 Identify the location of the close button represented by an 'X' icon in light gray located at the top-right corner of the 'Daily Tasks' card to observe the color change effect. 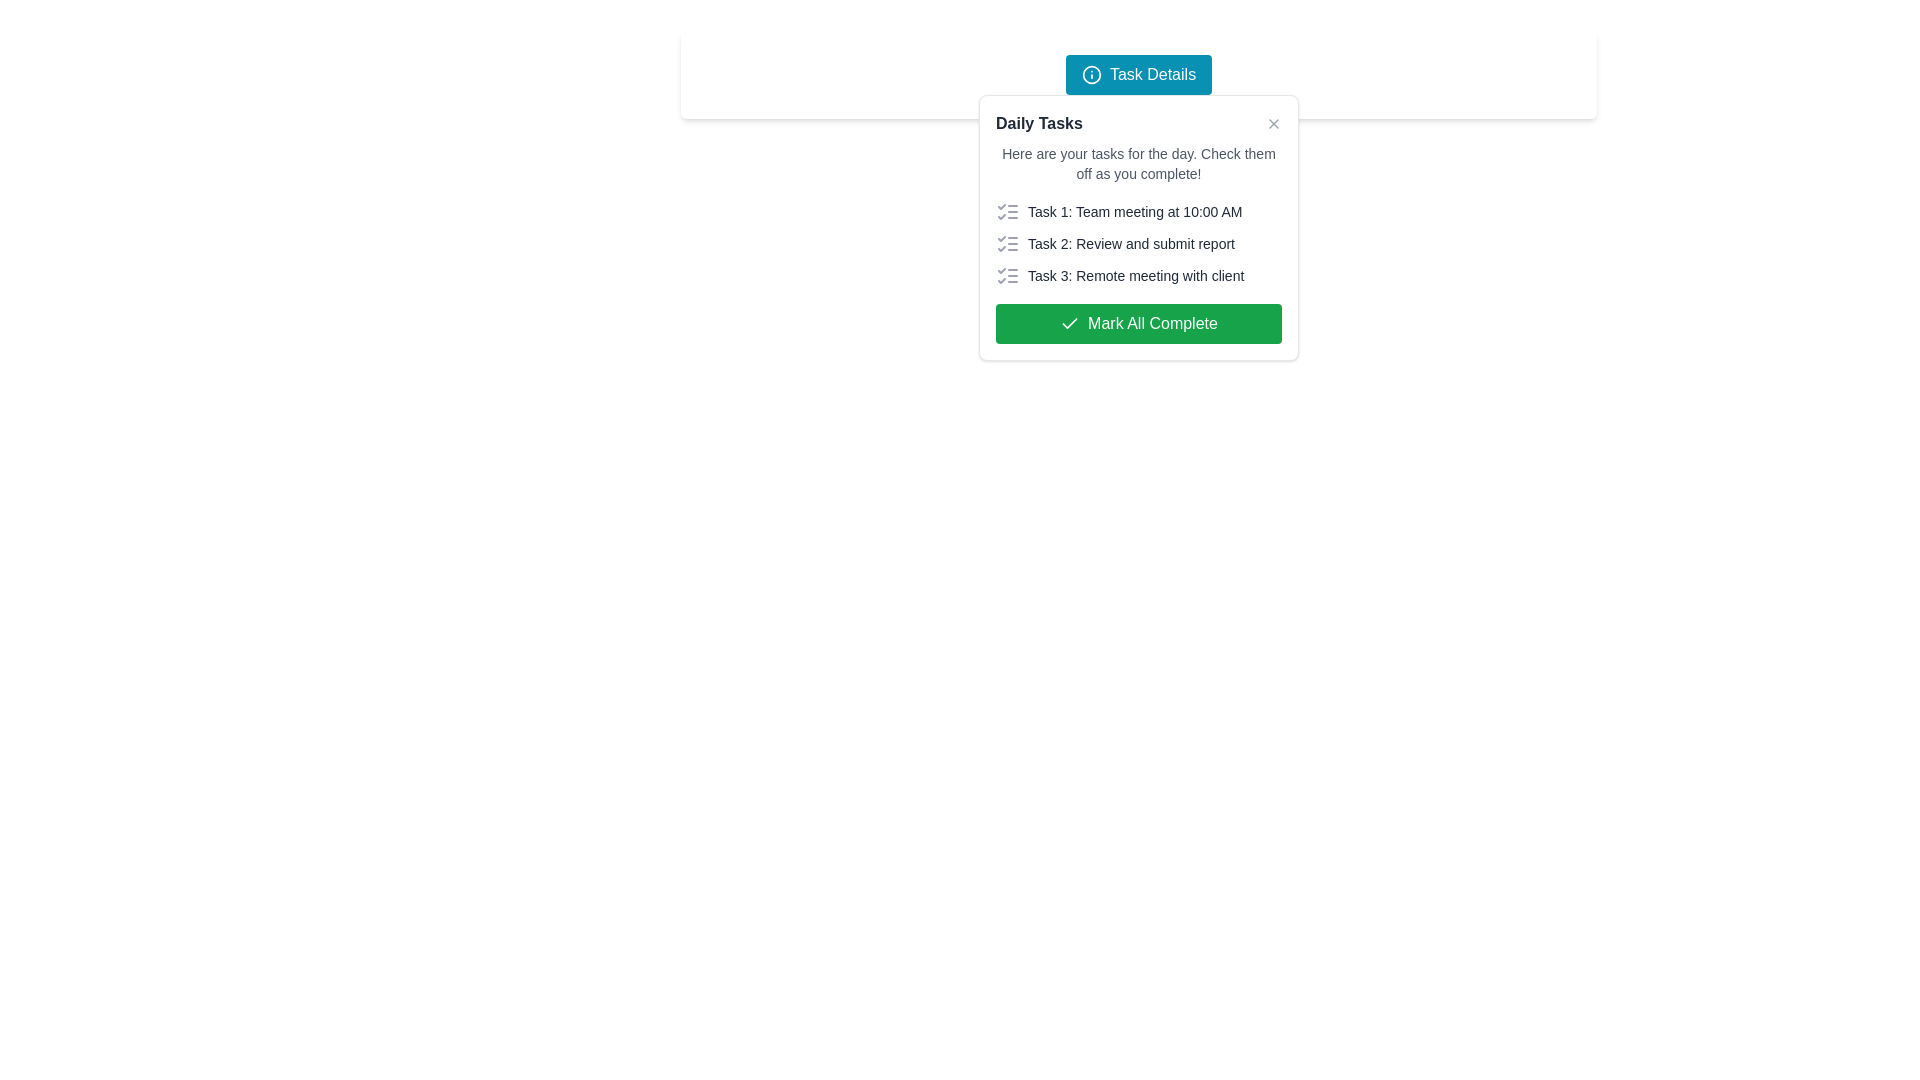
(1272, 123).